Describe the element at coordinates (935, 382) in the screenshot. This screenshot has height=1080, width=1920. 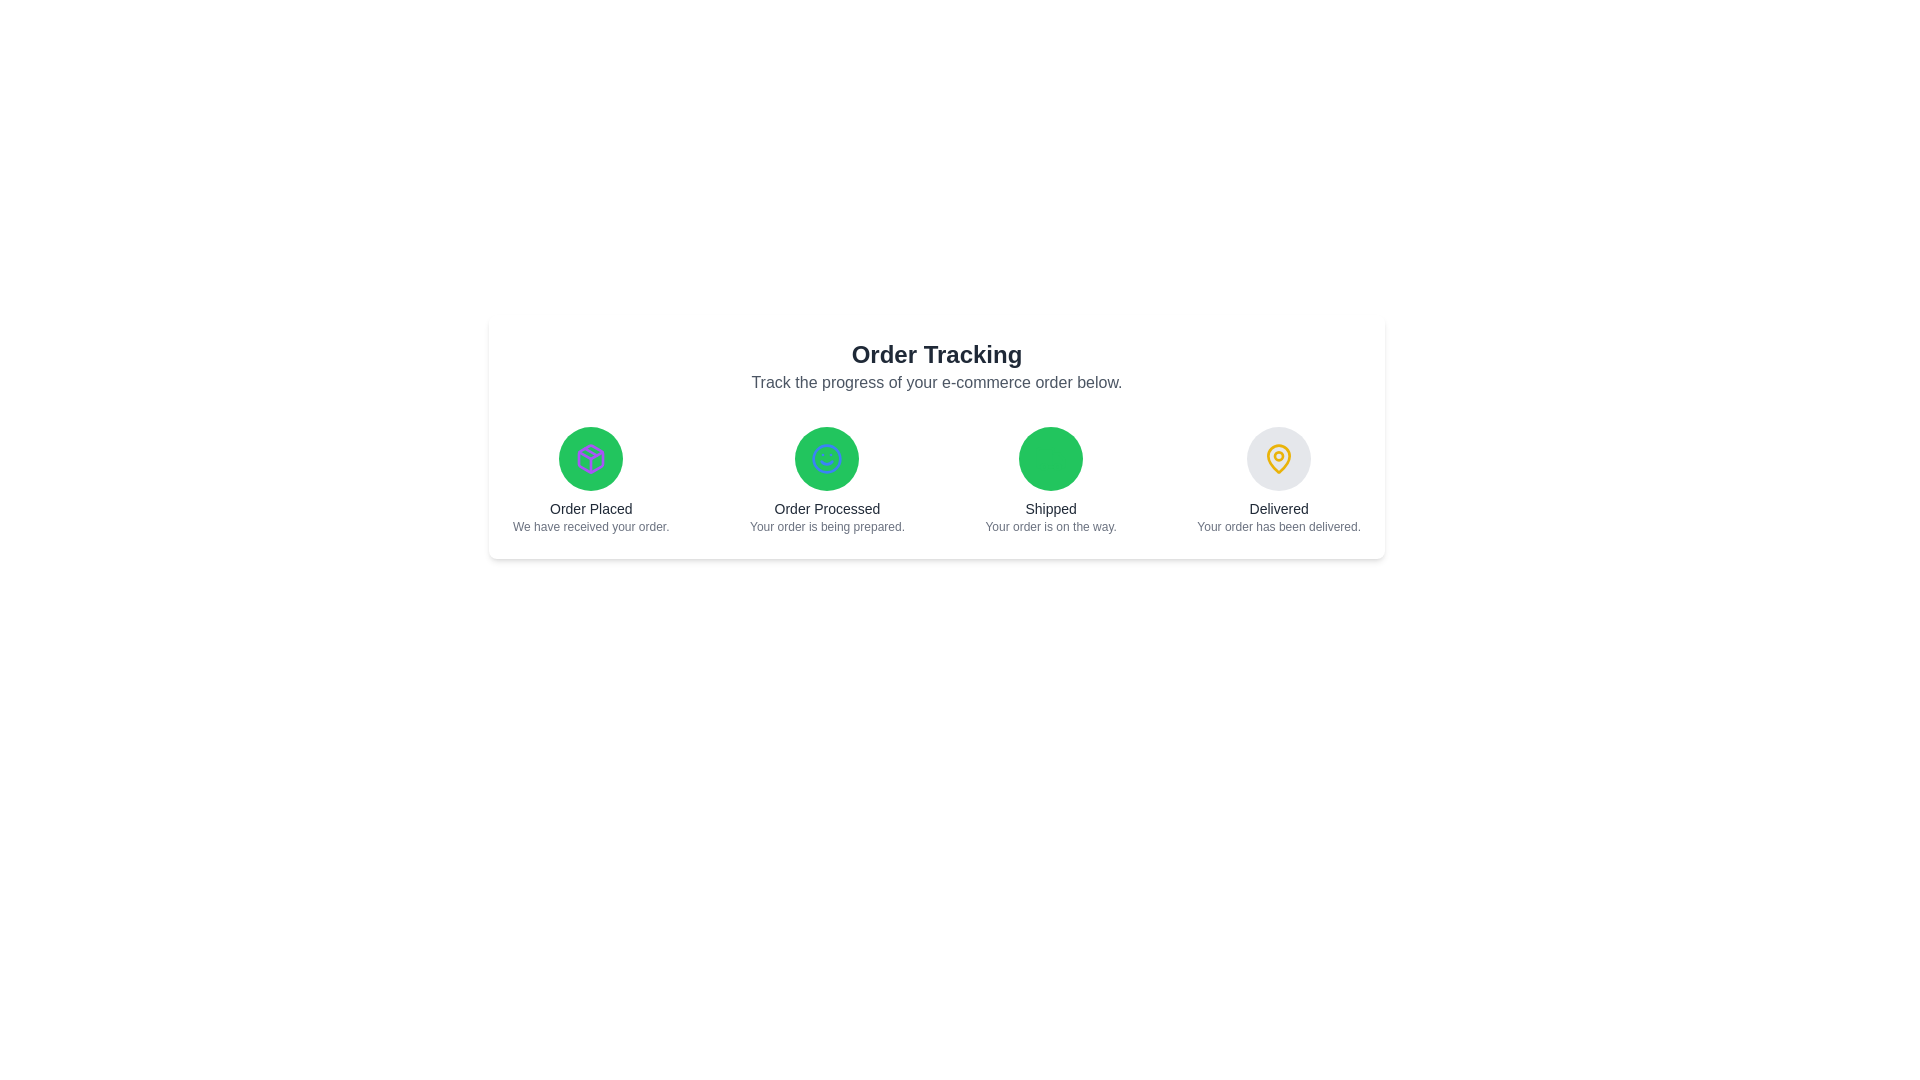
I see `the descriptive text block that reads 'Track the progress of your e-commerce order below.' which is located directly below the main title 'Order Tracking.'` at that location.